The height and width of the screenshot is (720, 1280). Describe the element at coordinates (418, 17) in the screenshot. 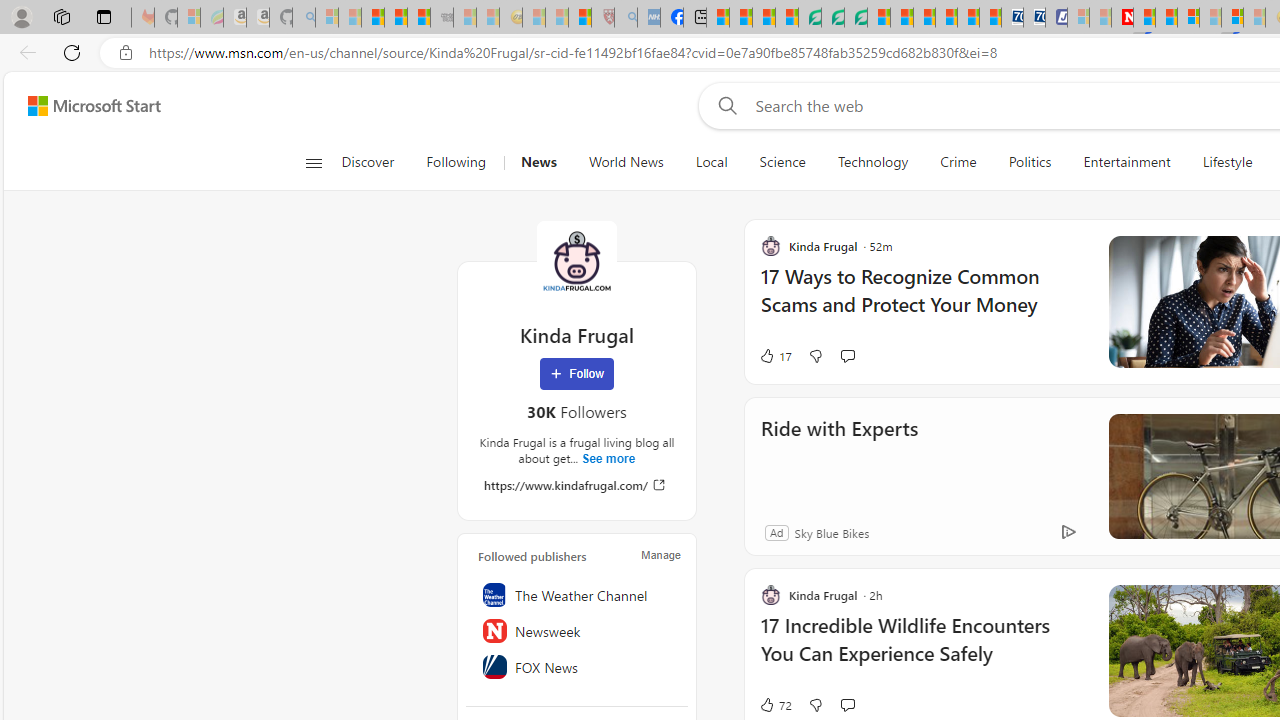

I see `'New Report Confirms 2023 Was Record Hot | Watch'` at that location.